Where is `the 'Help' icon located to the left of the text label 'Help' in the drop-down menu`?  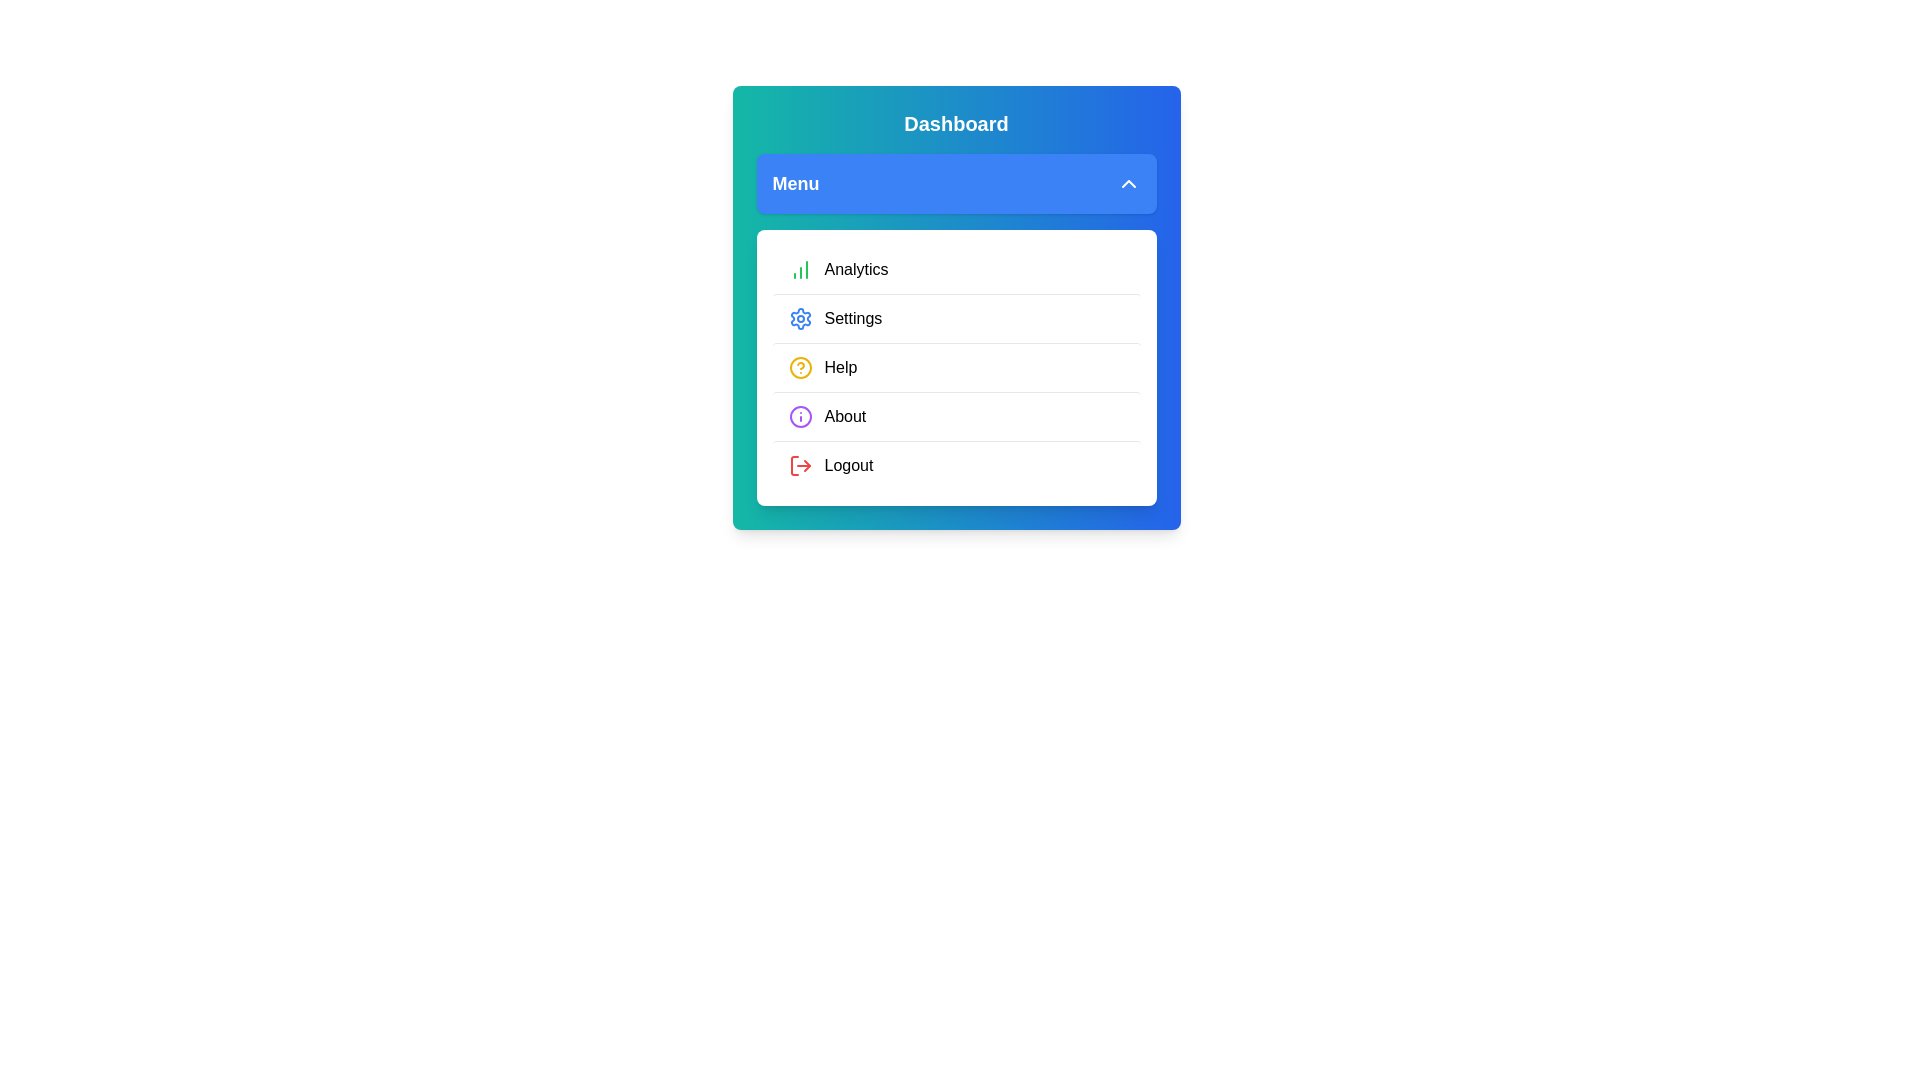
the 'Help' icon located to the left of the text label 'Help' in the drop-down menu is located at coordinates (800, 367).